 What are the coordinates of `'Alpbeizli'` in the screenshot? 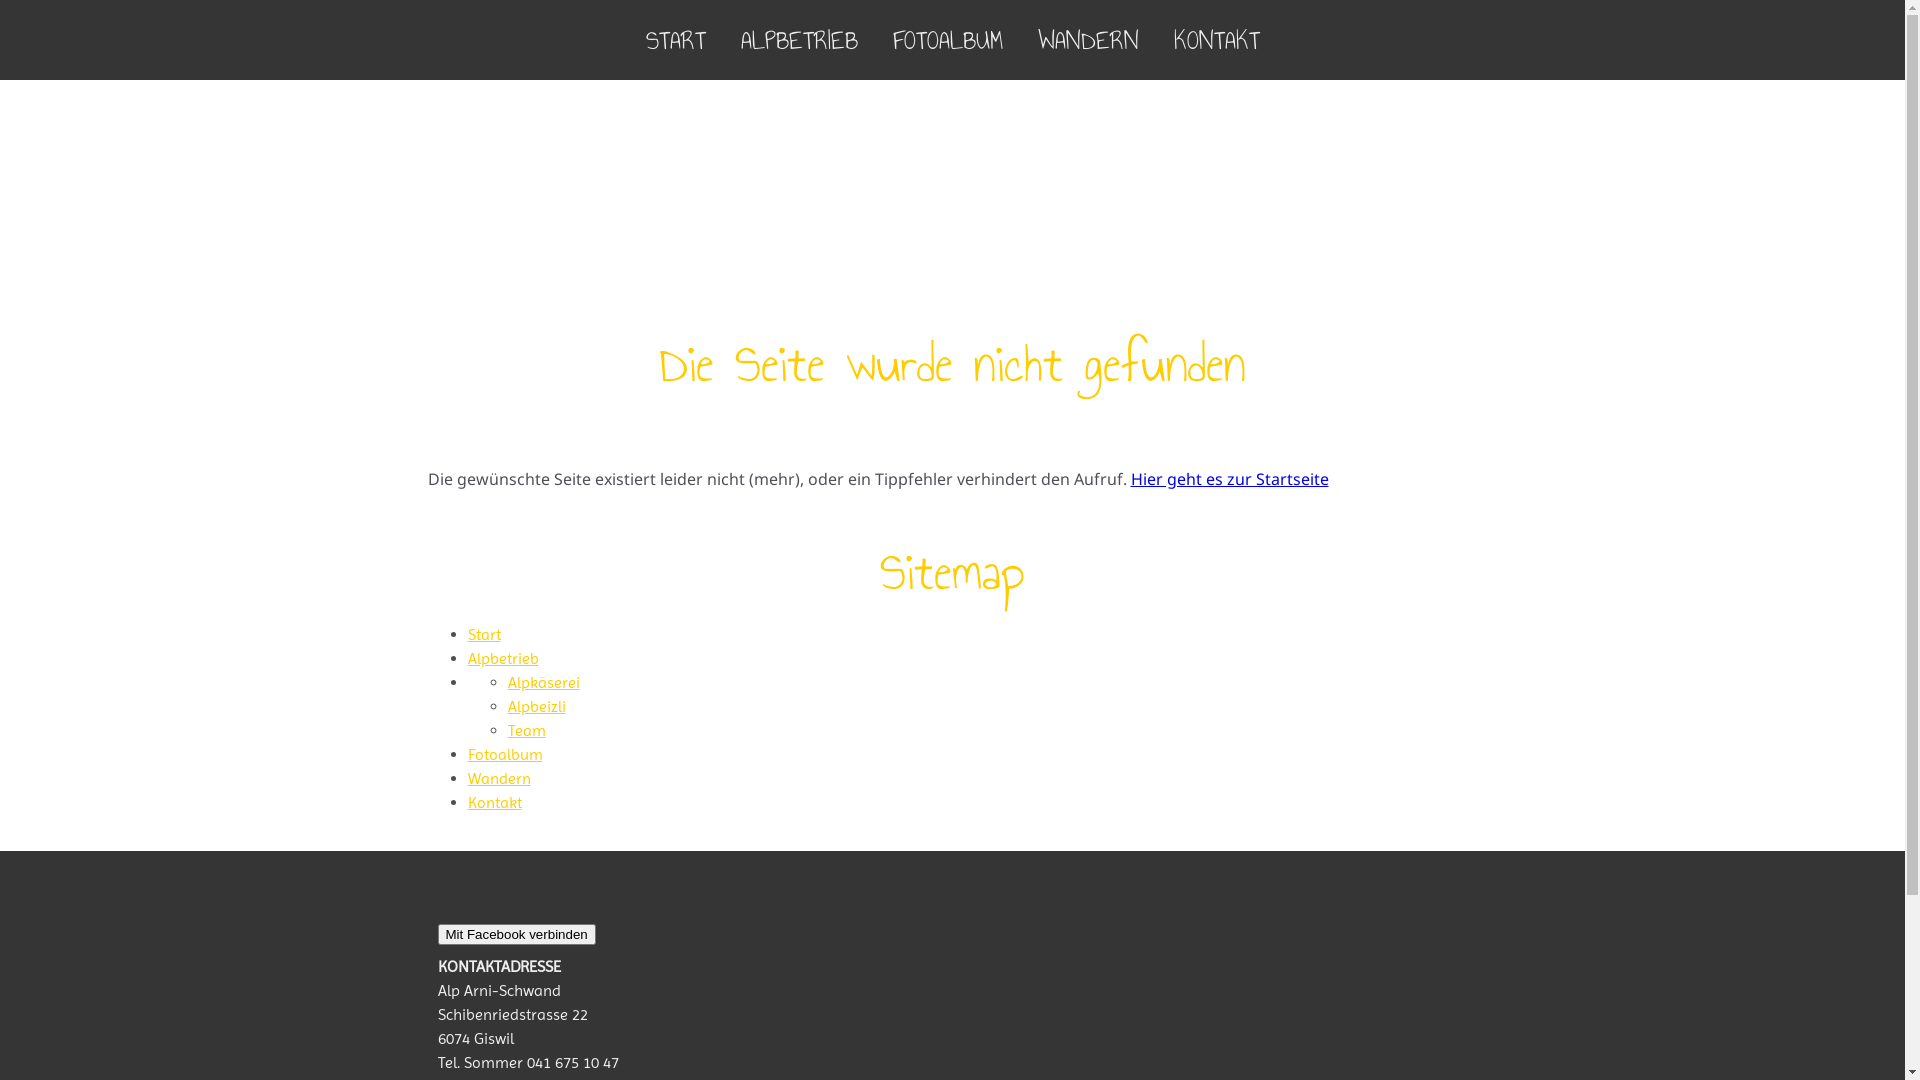 It's located at (537, 705).